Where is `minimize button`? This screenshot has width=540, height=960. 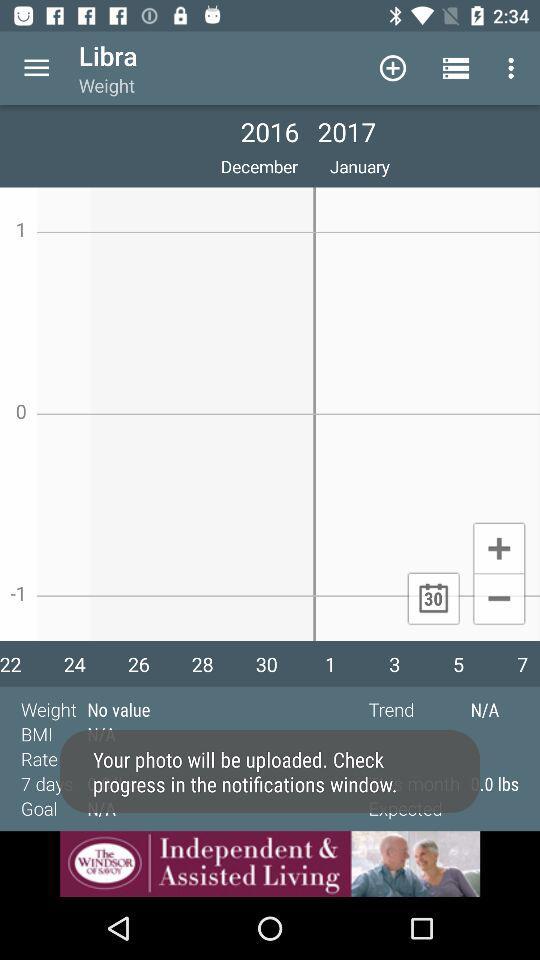 minimize button is located at coordinates (498, 600).